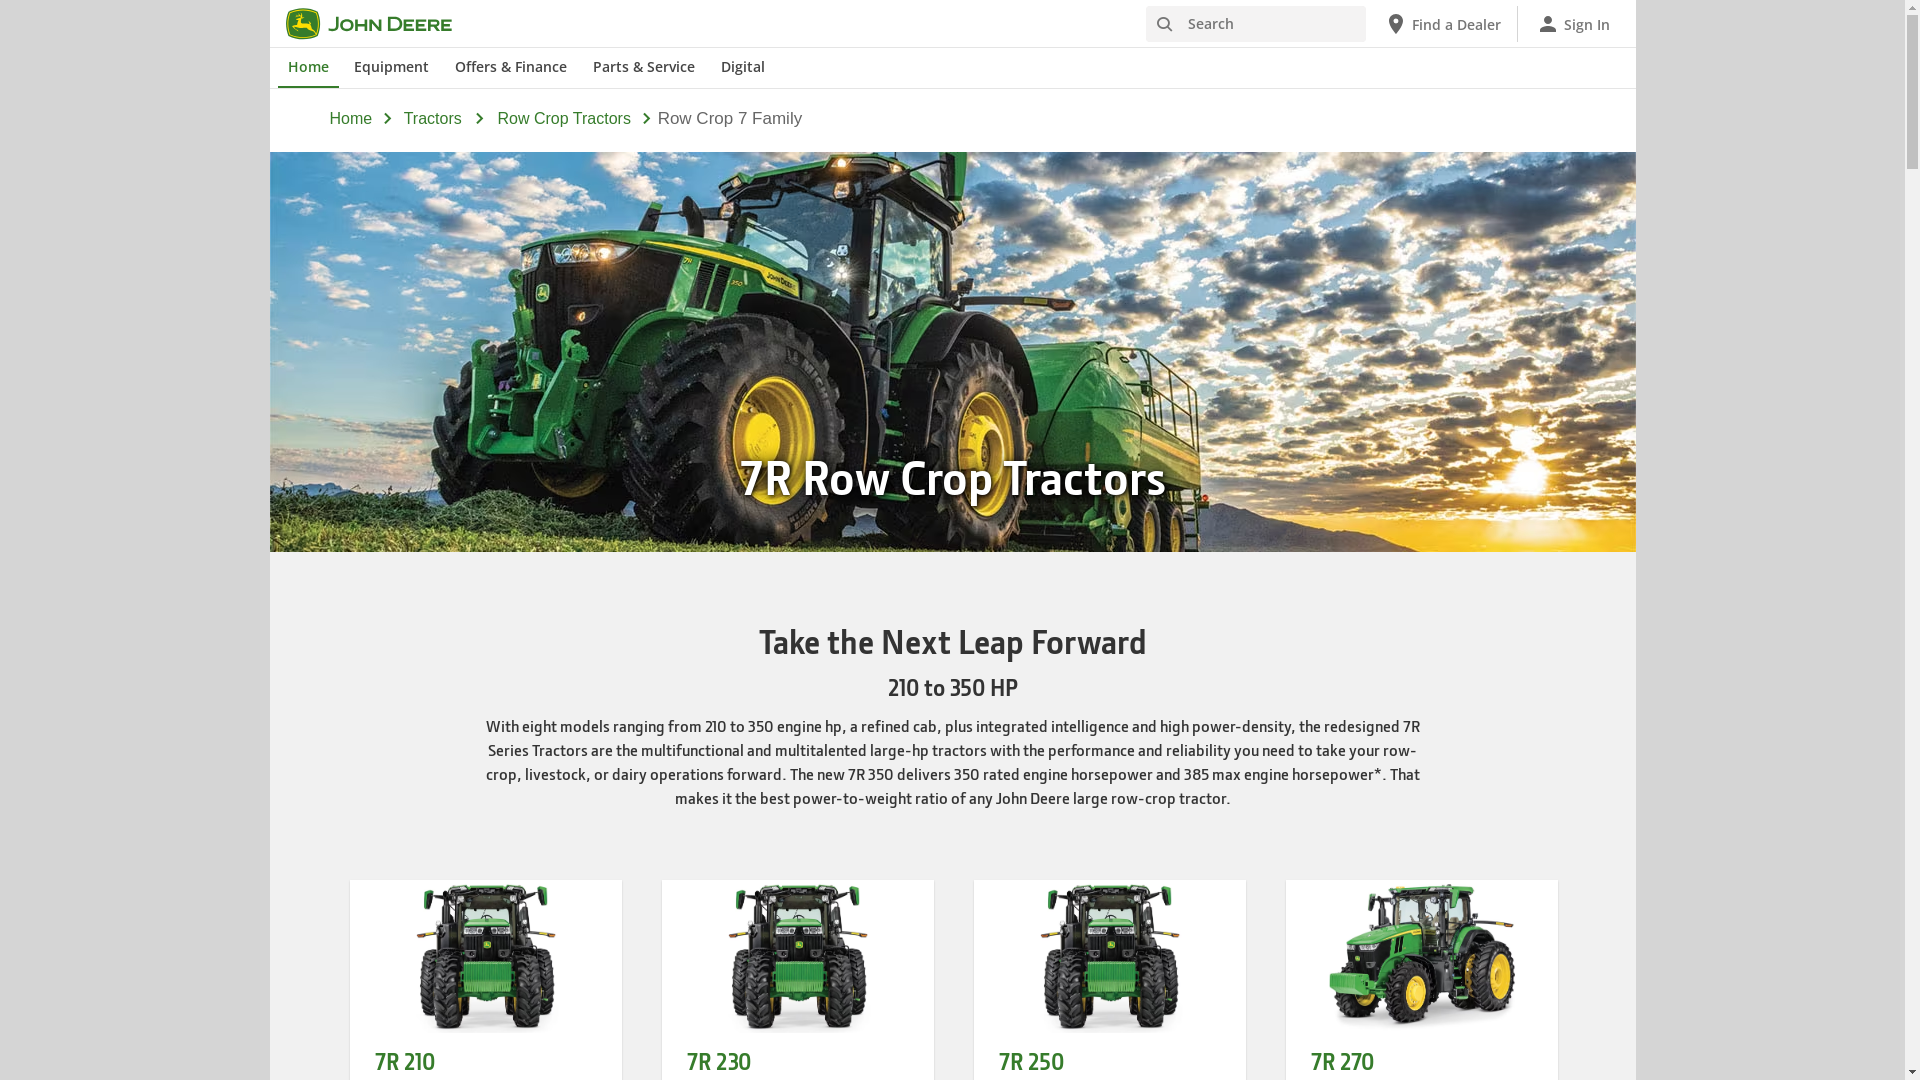  I want to click on '7R 250', so click(1030, 1060).